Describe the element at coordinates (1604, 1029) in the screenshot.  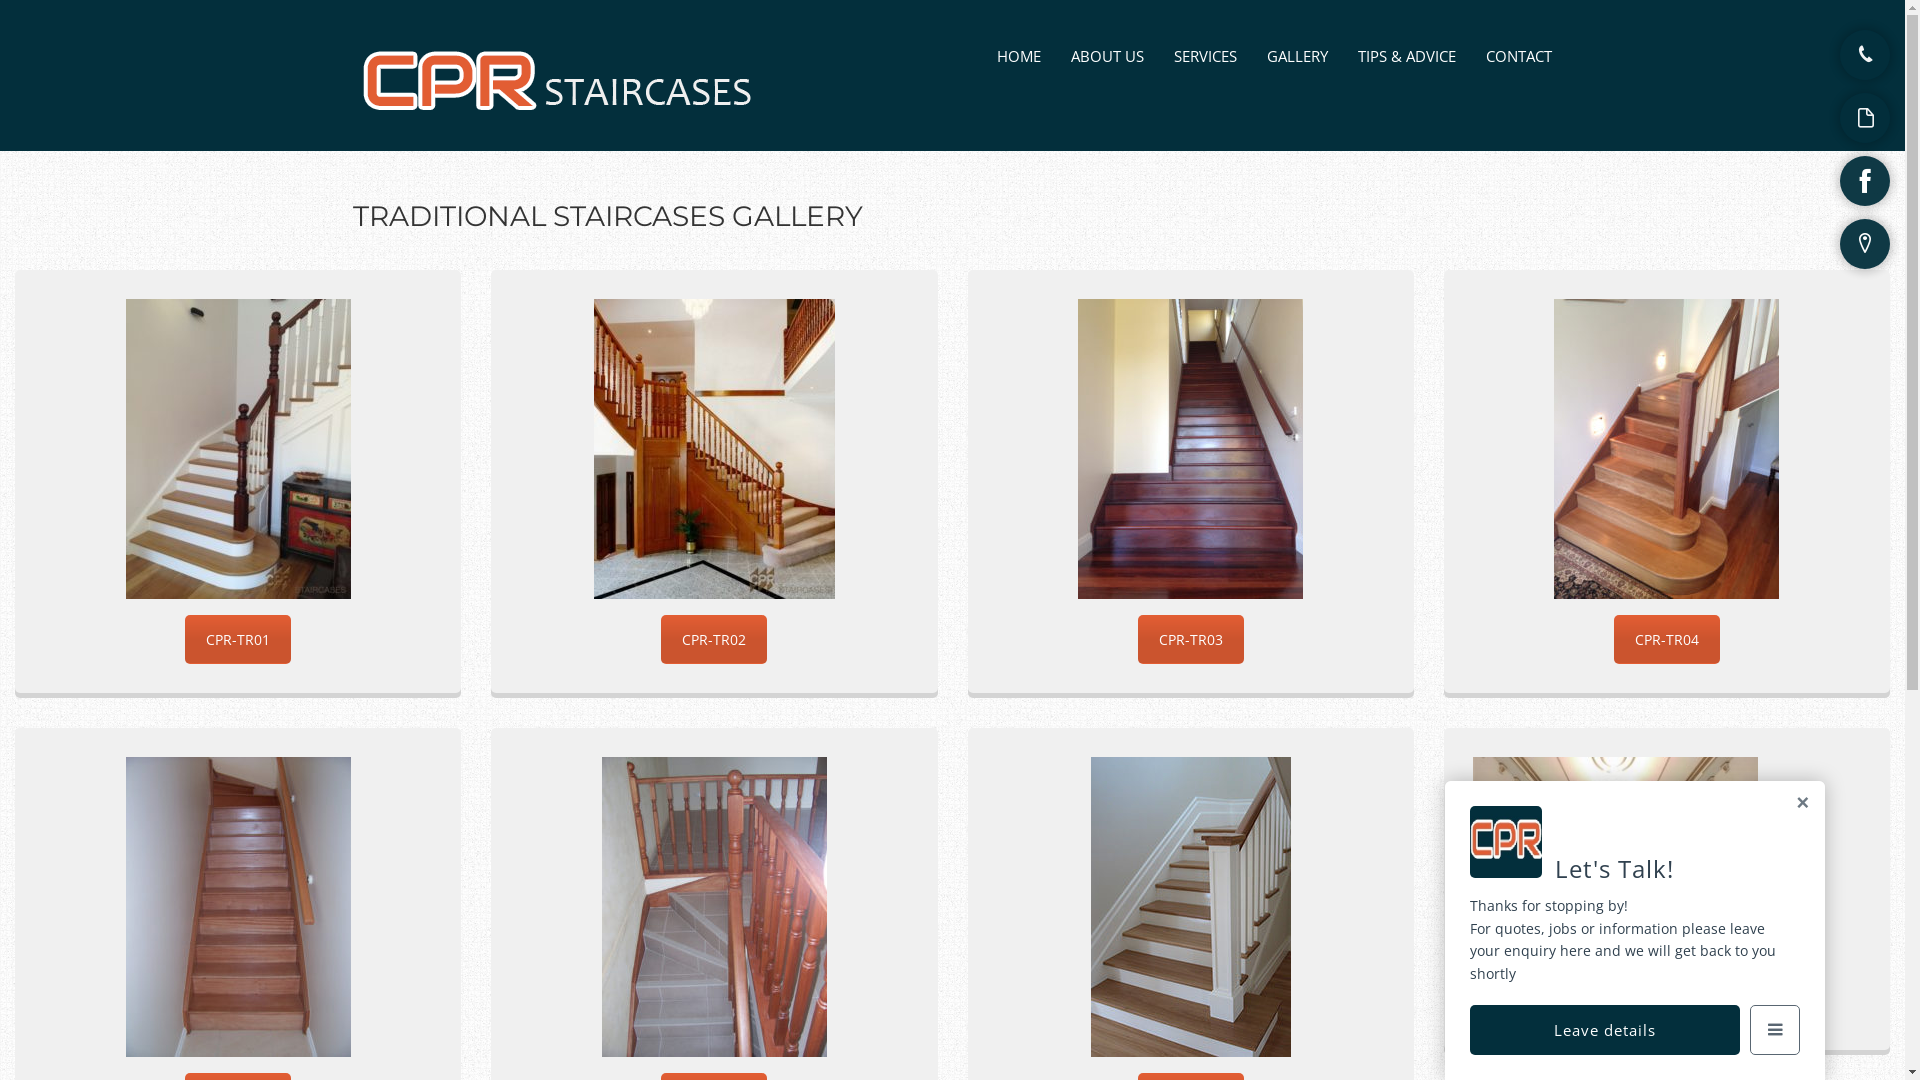
I see `'Leave details'` at that location.